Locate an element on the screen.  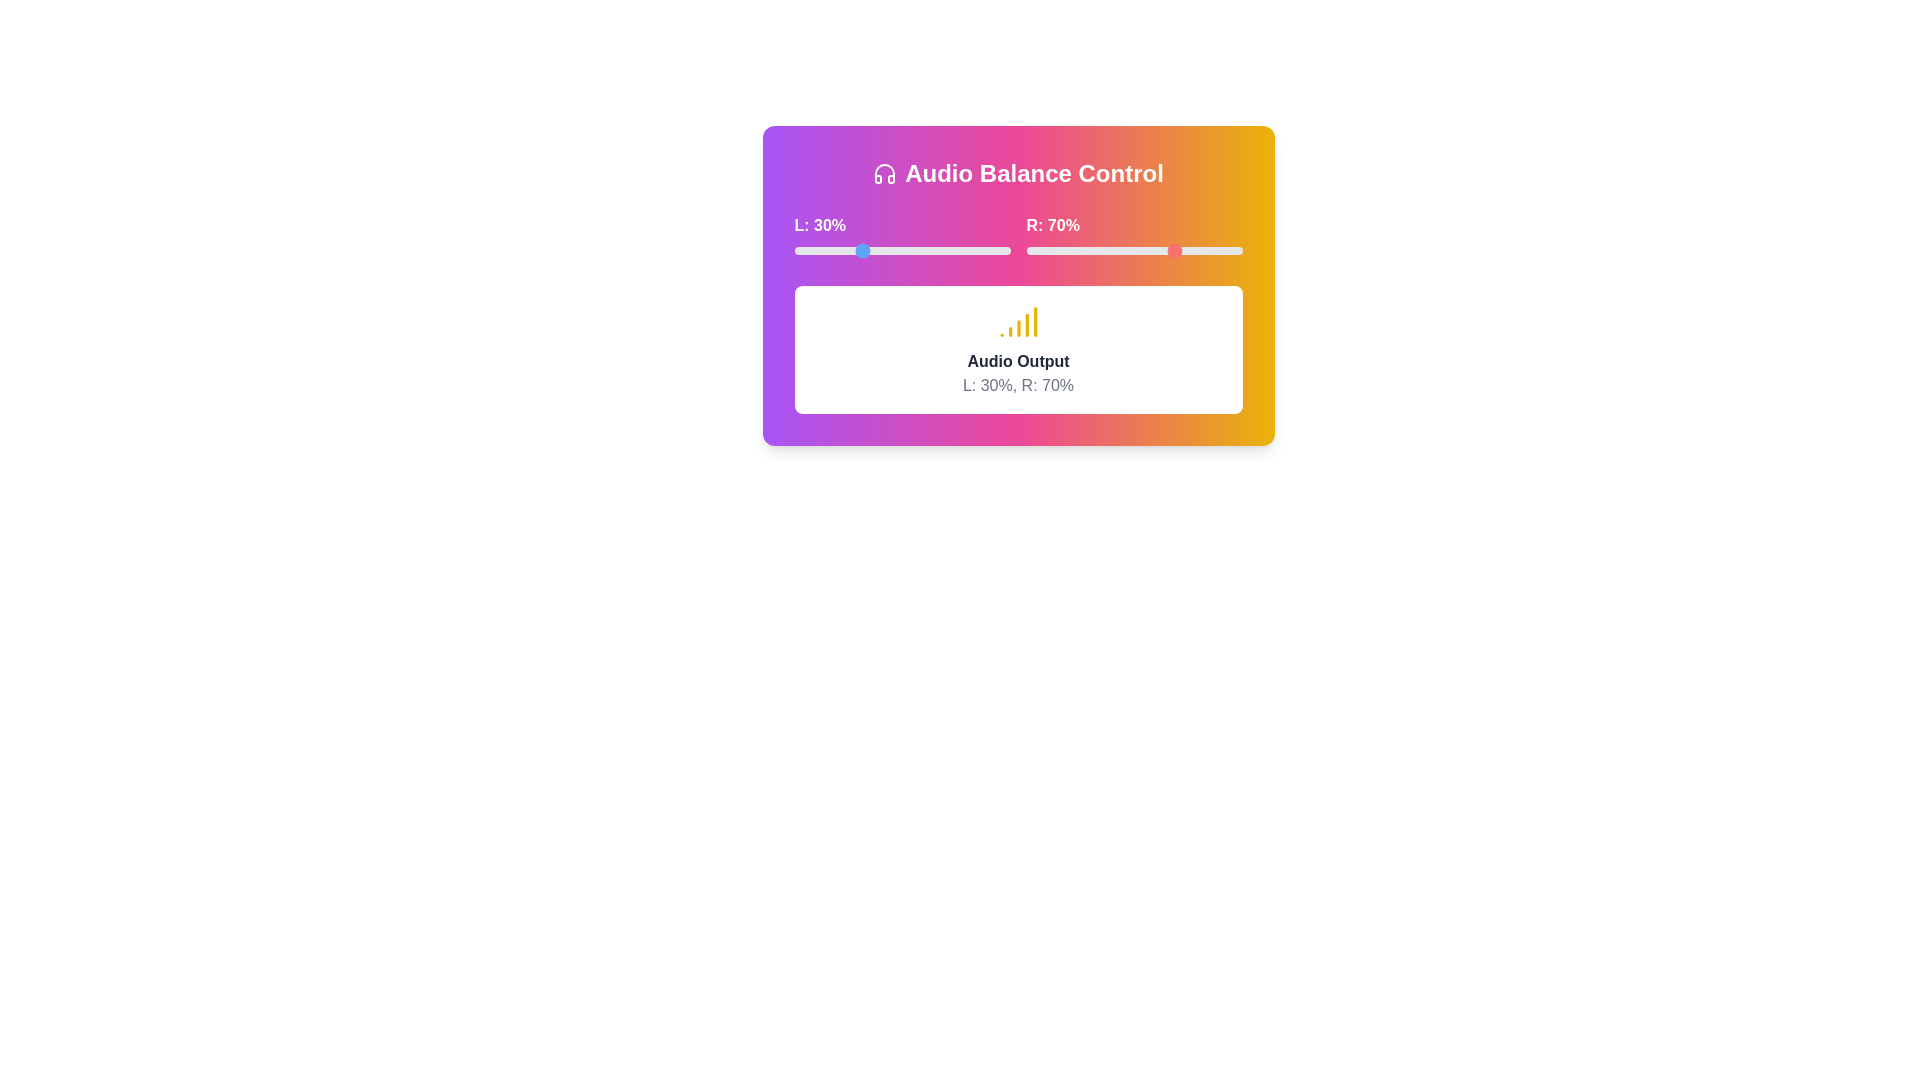
the right volume slider to 47% is located at coordinates (1128, 249).